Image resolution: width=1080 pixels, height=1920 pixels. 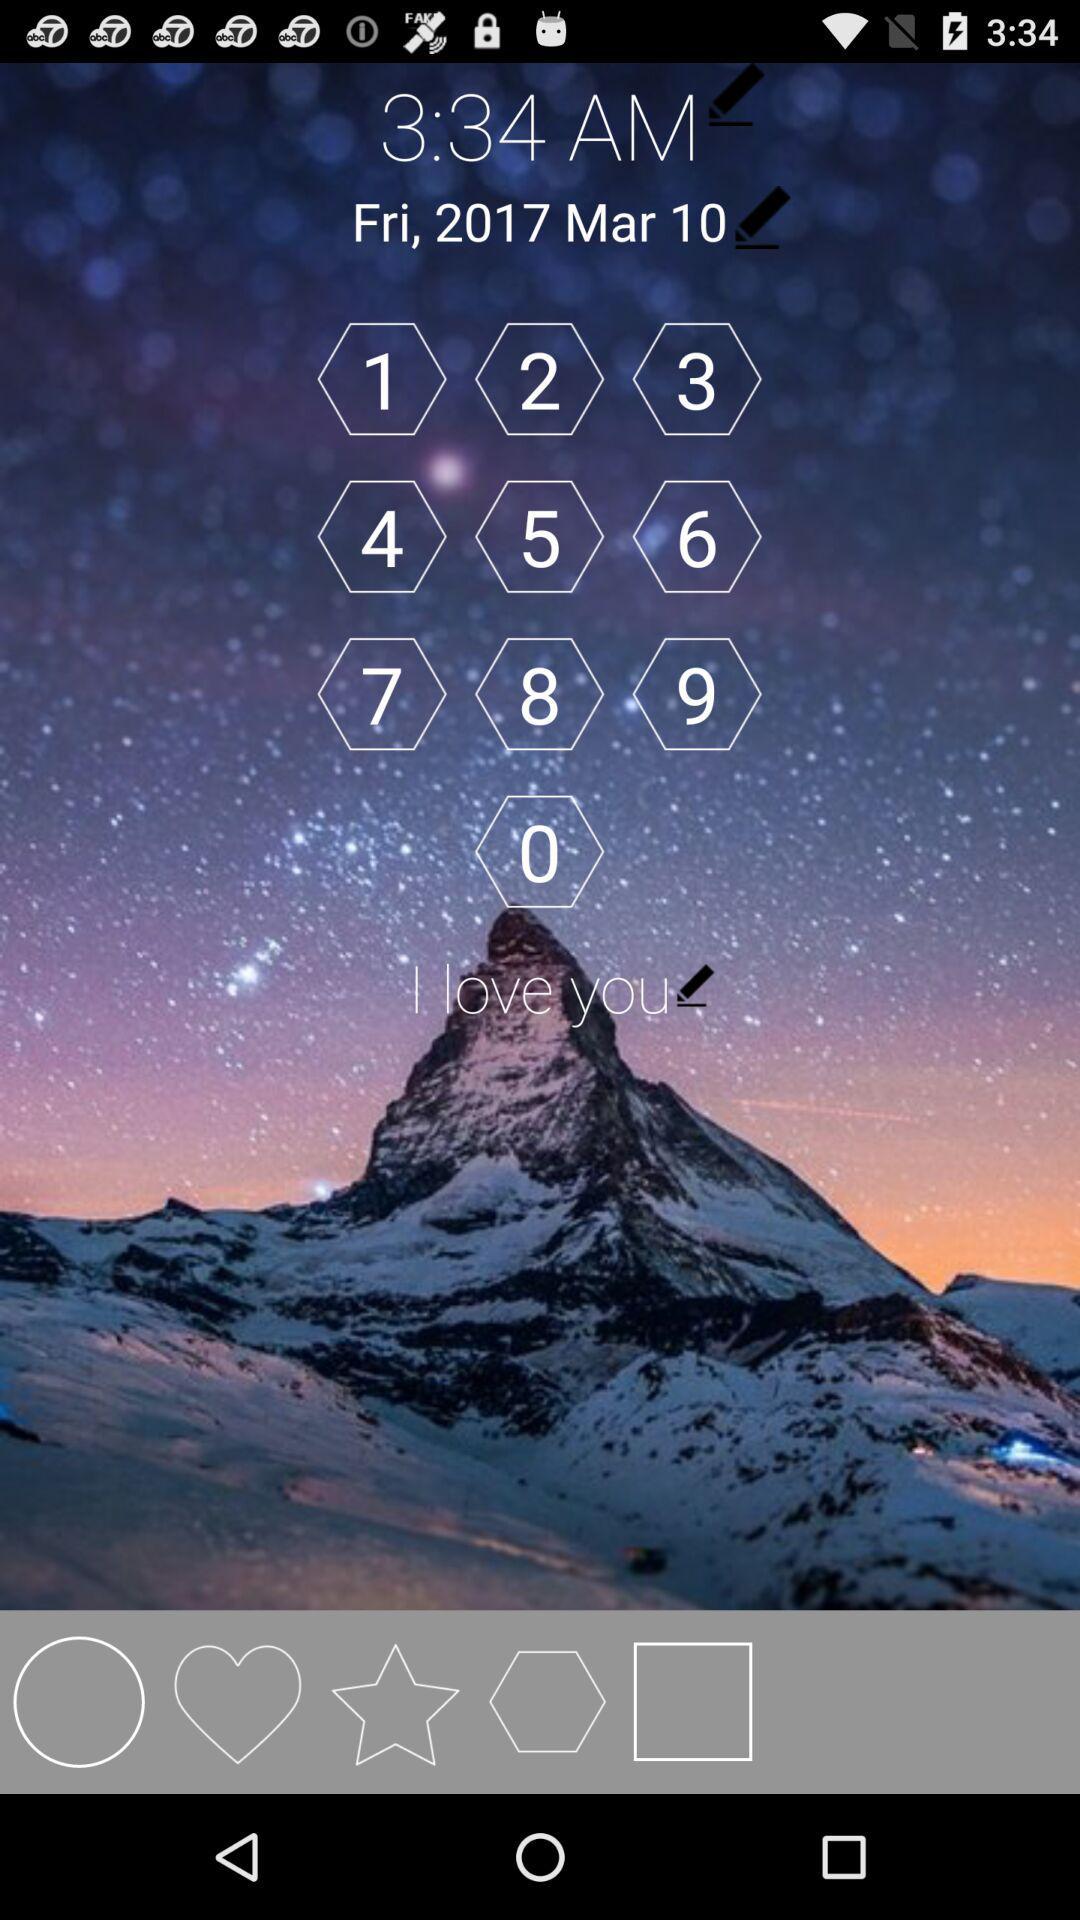 What do you see at coordinates (382, 379) in the screenshot?
I see `app below fri 2017 mar item` at bounding box center [382, 379].